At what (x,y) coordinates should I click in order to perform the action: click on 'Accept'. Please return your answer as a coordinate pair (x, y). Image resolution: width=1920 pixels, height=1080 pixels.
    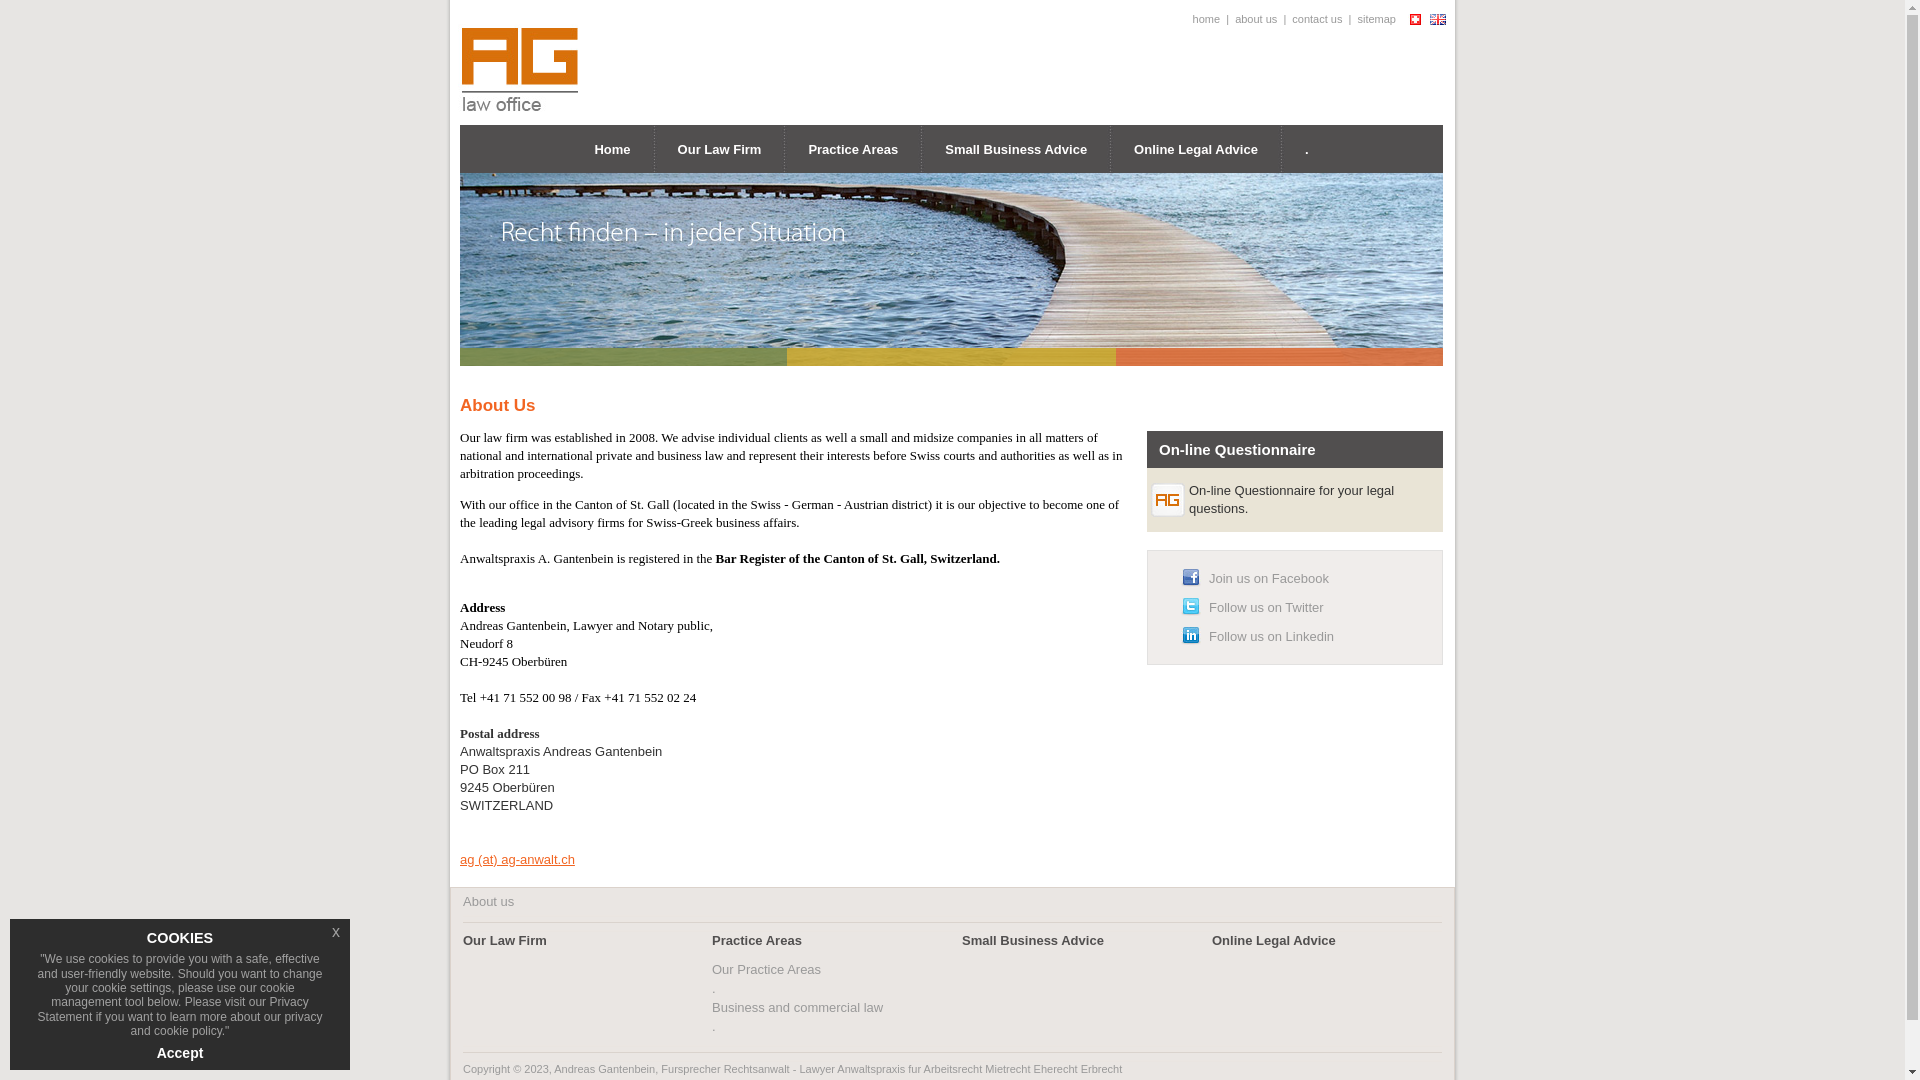
    Looking at the image, I should click on (180, 1052).